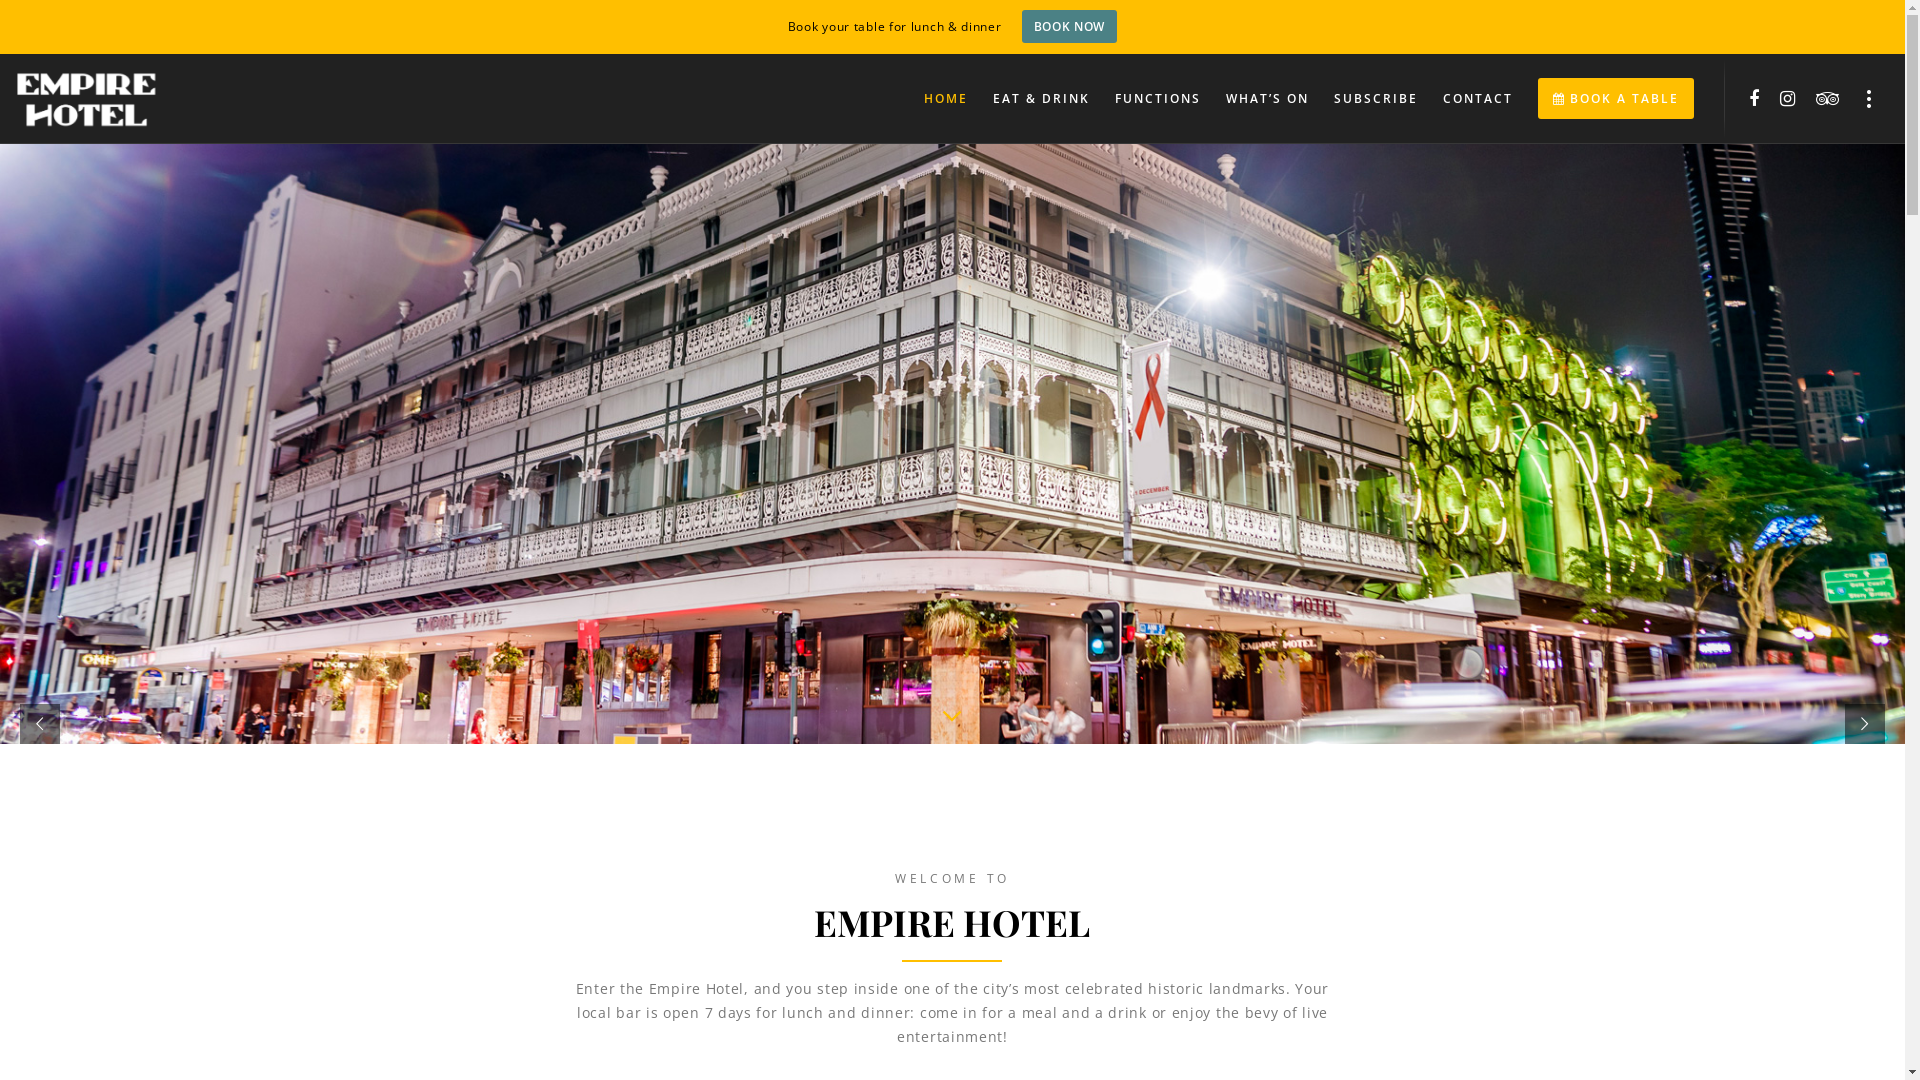  Describe the element at coordinates (1603, 99) in the screenshot. I see `'BOOK A TABLE'` at that location.